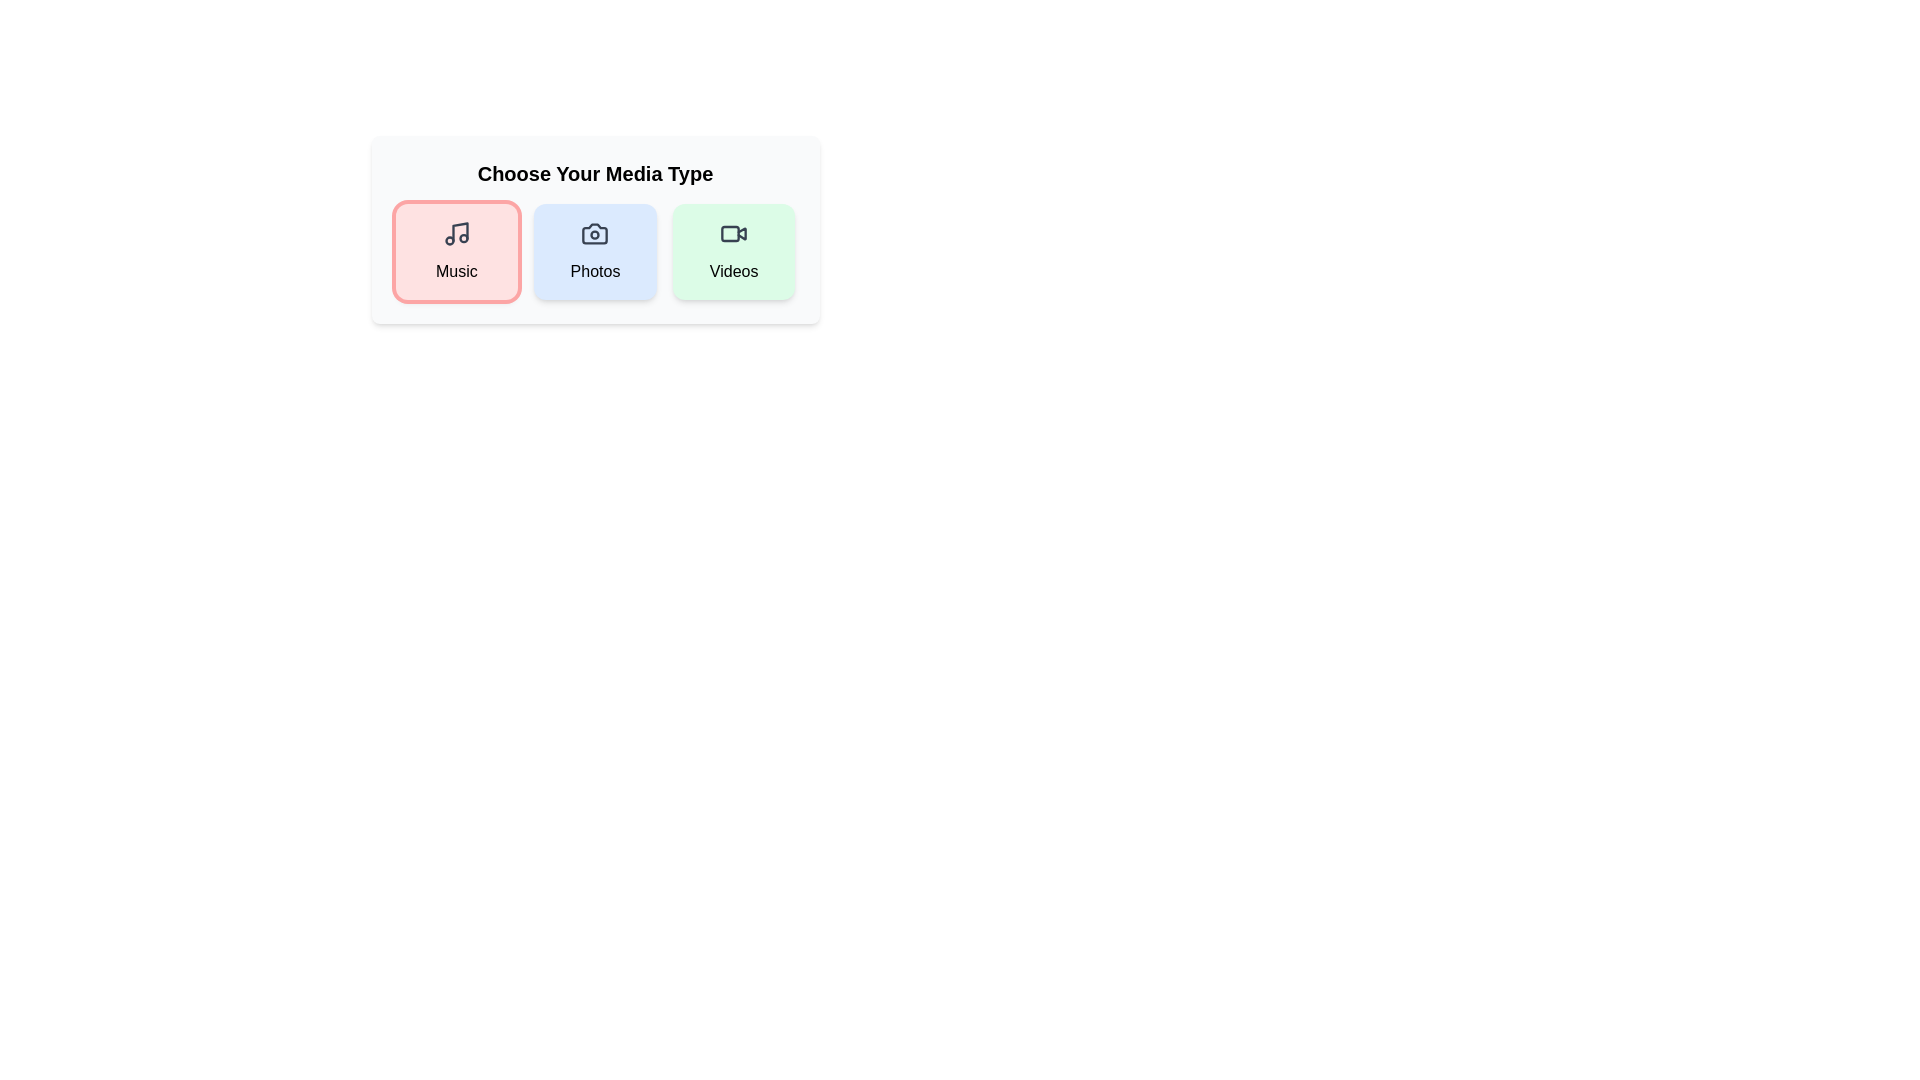 This screenshot has width=1920, height=1080. What do you see at coordinates (729, 233) in the screenshot?
I see `the inner box of the video icon, which is part of the 'Videos' card, located at the far right of the row of cards labeled 'Music', 'Photos', and 'Videos'` at bounding box center [729, 233].